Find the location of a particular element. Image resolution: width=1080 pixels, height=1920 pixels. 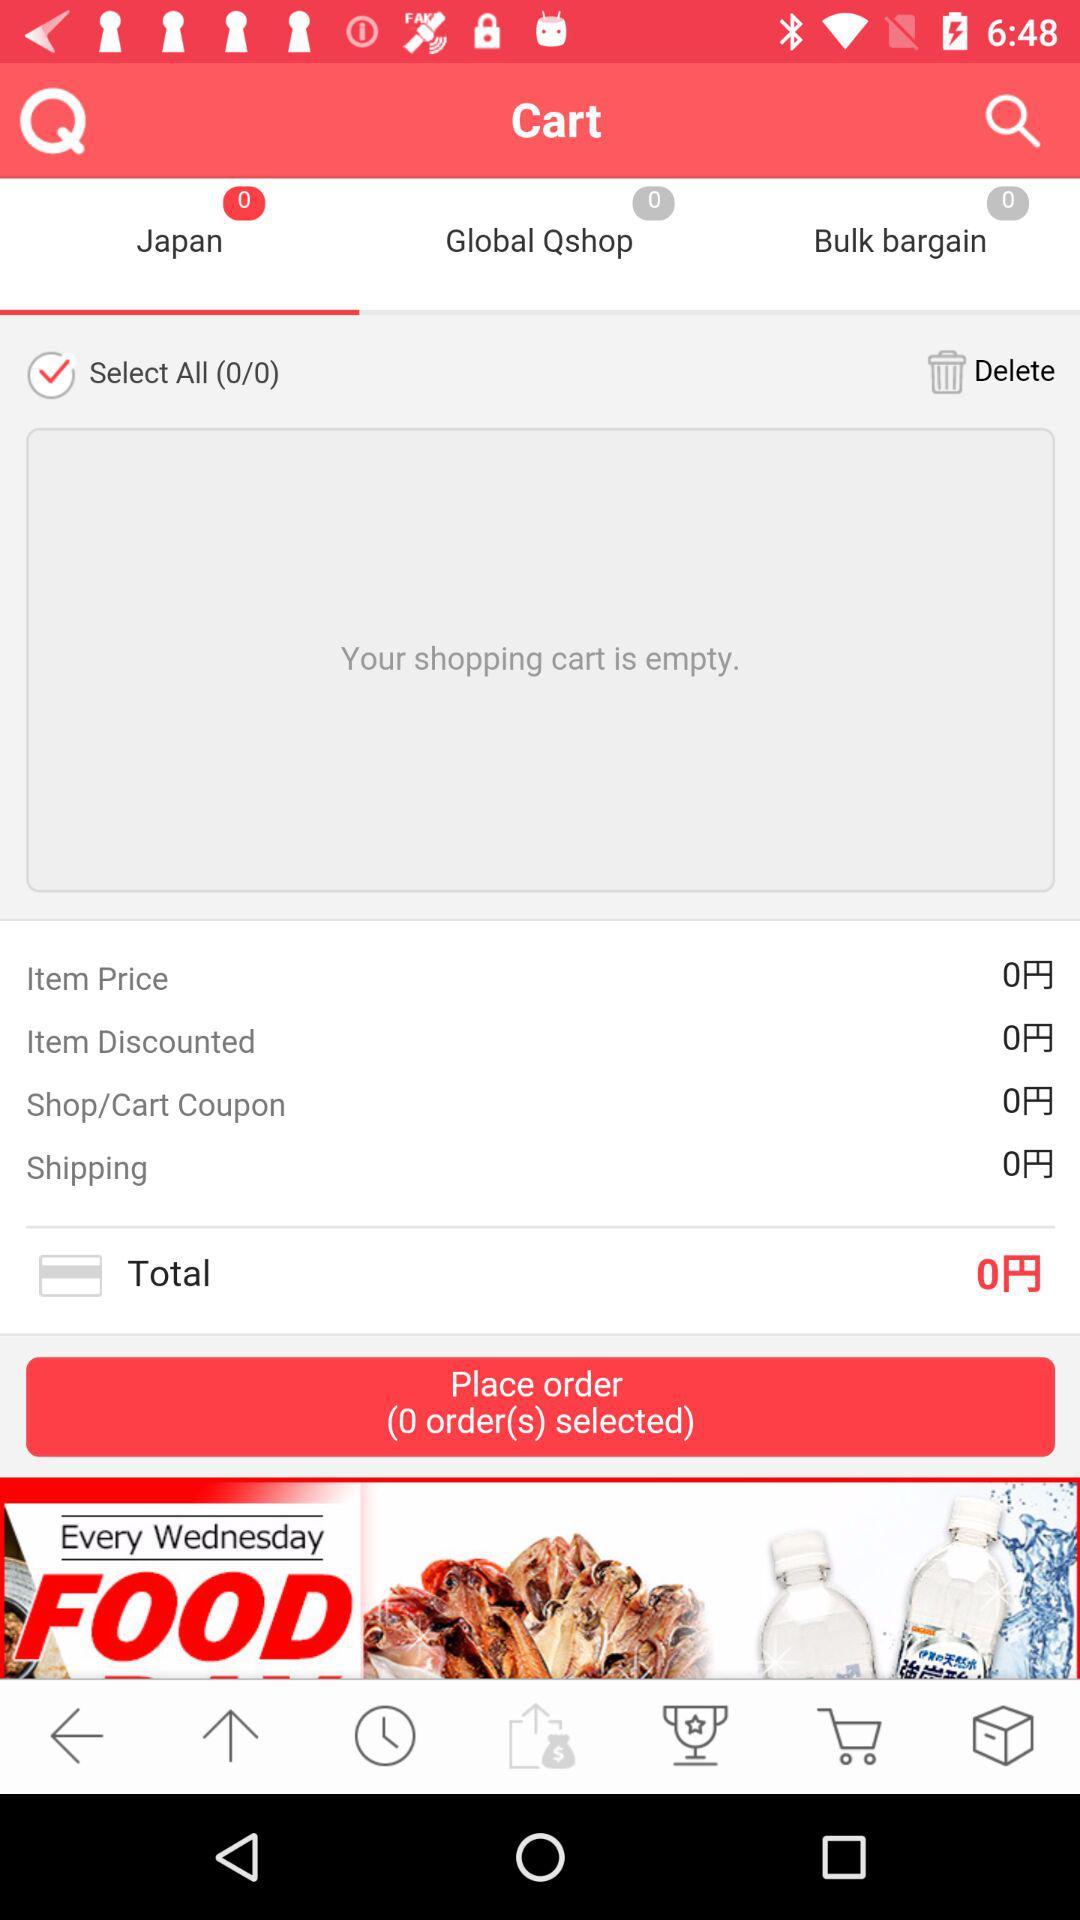

to add into cart is located at coordinates (848, 1735).